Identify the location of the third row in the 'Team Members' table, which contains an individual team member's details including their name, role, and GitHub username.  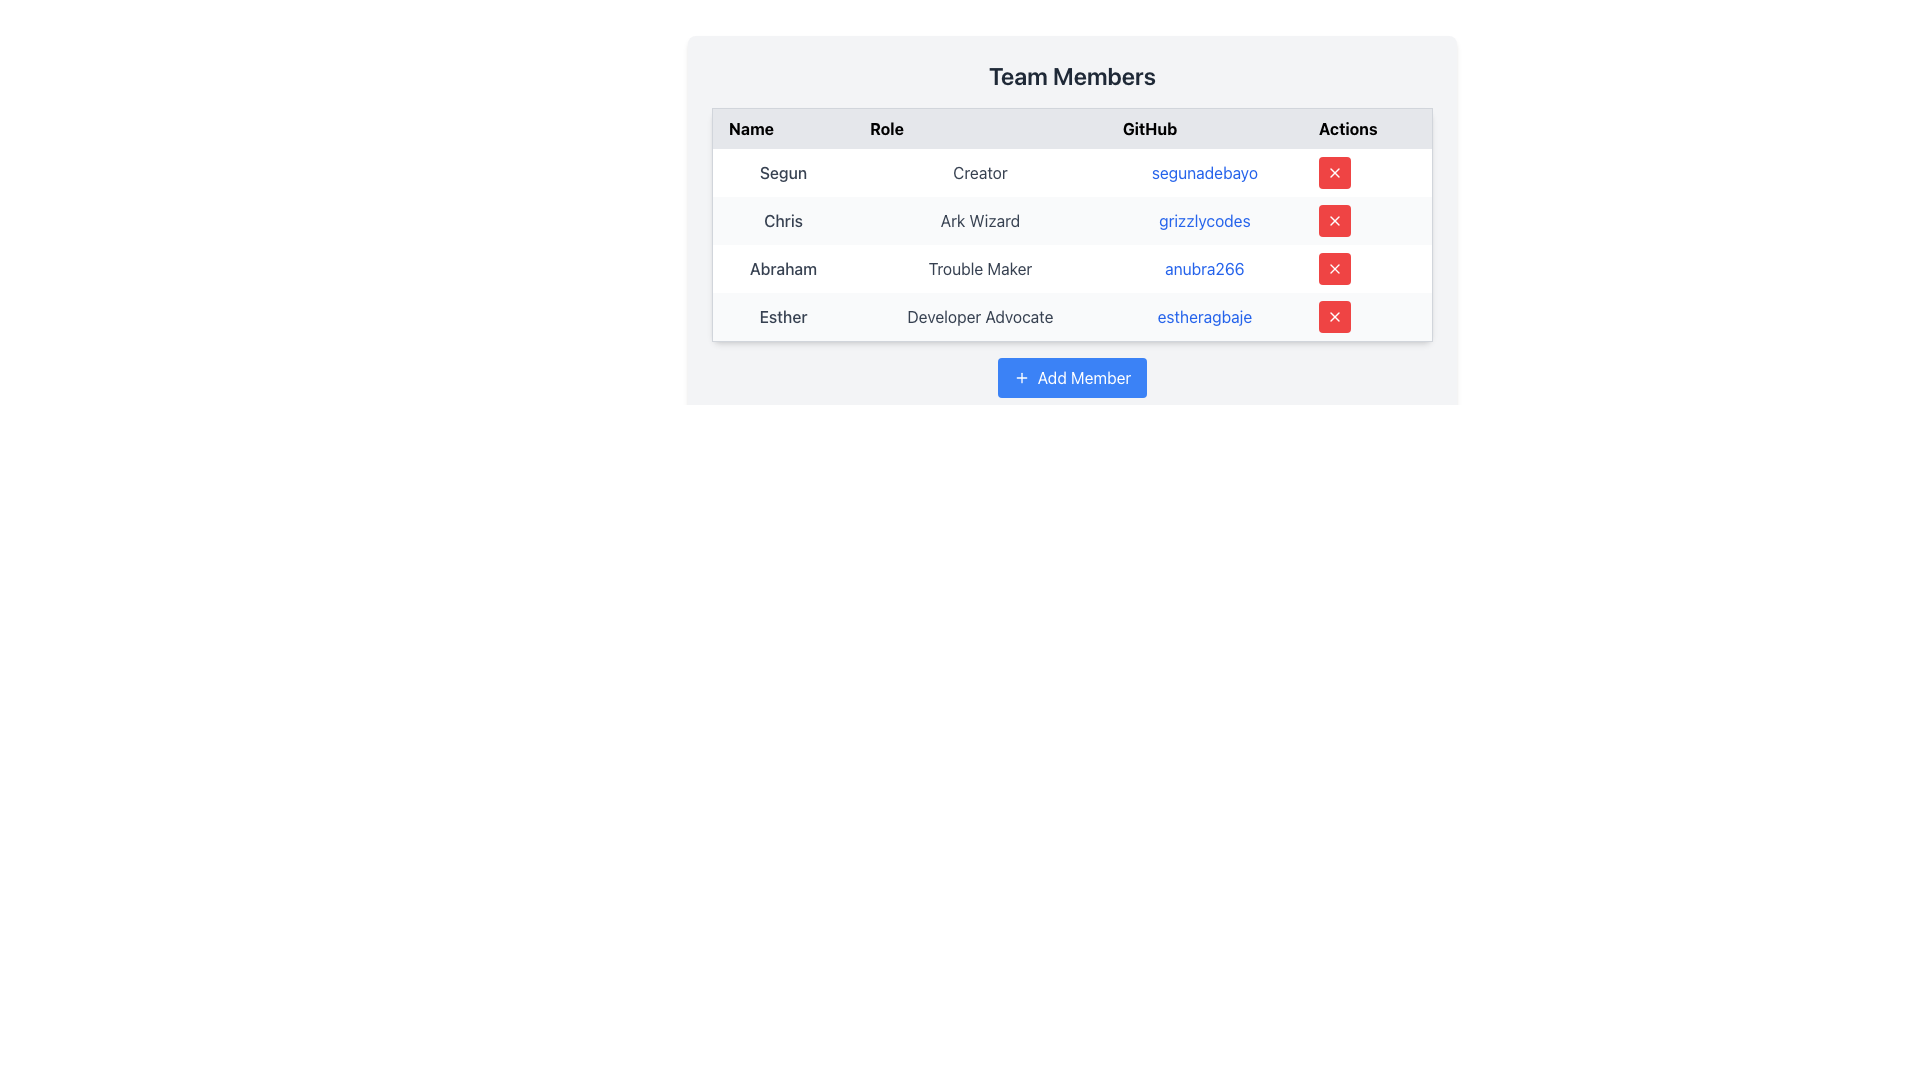
(1071, 268).